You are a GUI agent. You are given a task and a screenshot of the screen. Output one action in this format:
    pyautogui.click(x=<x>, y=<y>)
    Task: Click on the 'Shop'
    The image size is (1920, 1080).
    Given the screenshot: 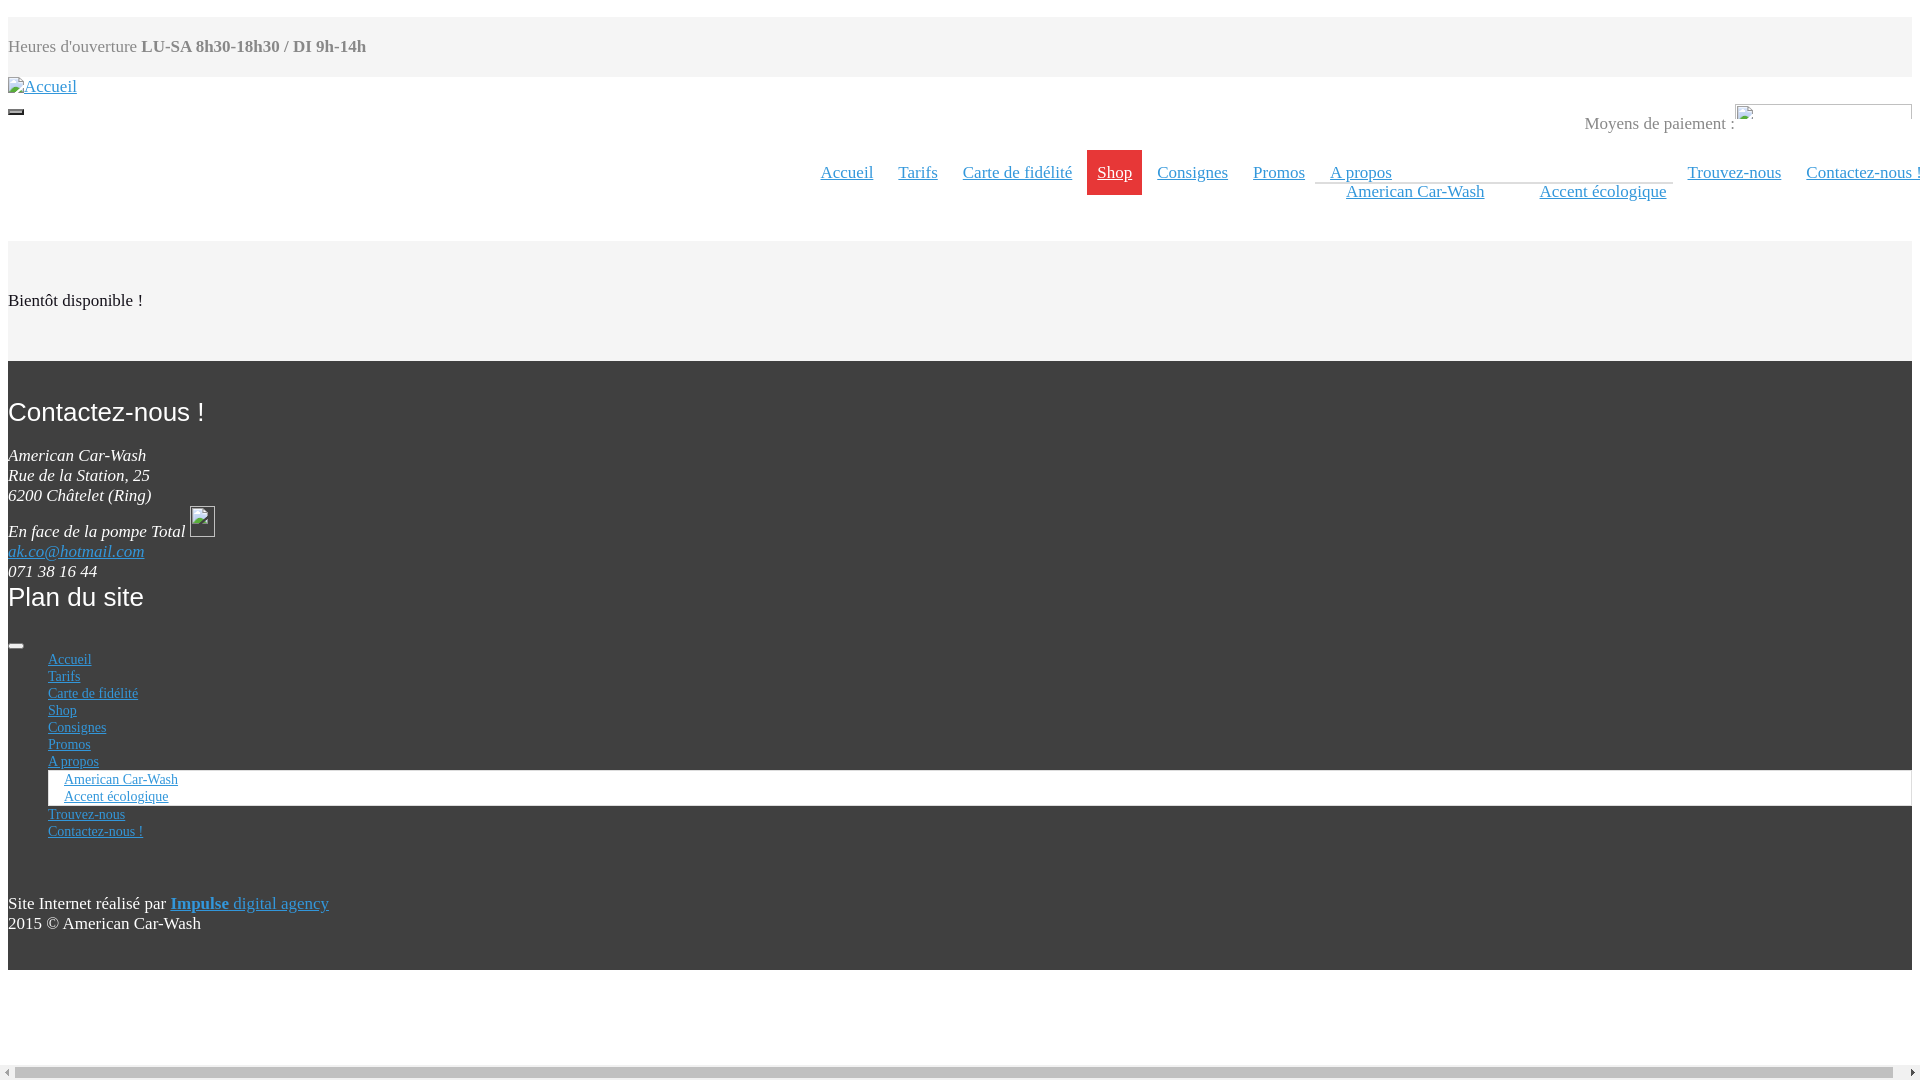 What is the action you would take?
    pyautogui.click(x=62, y=709)
    